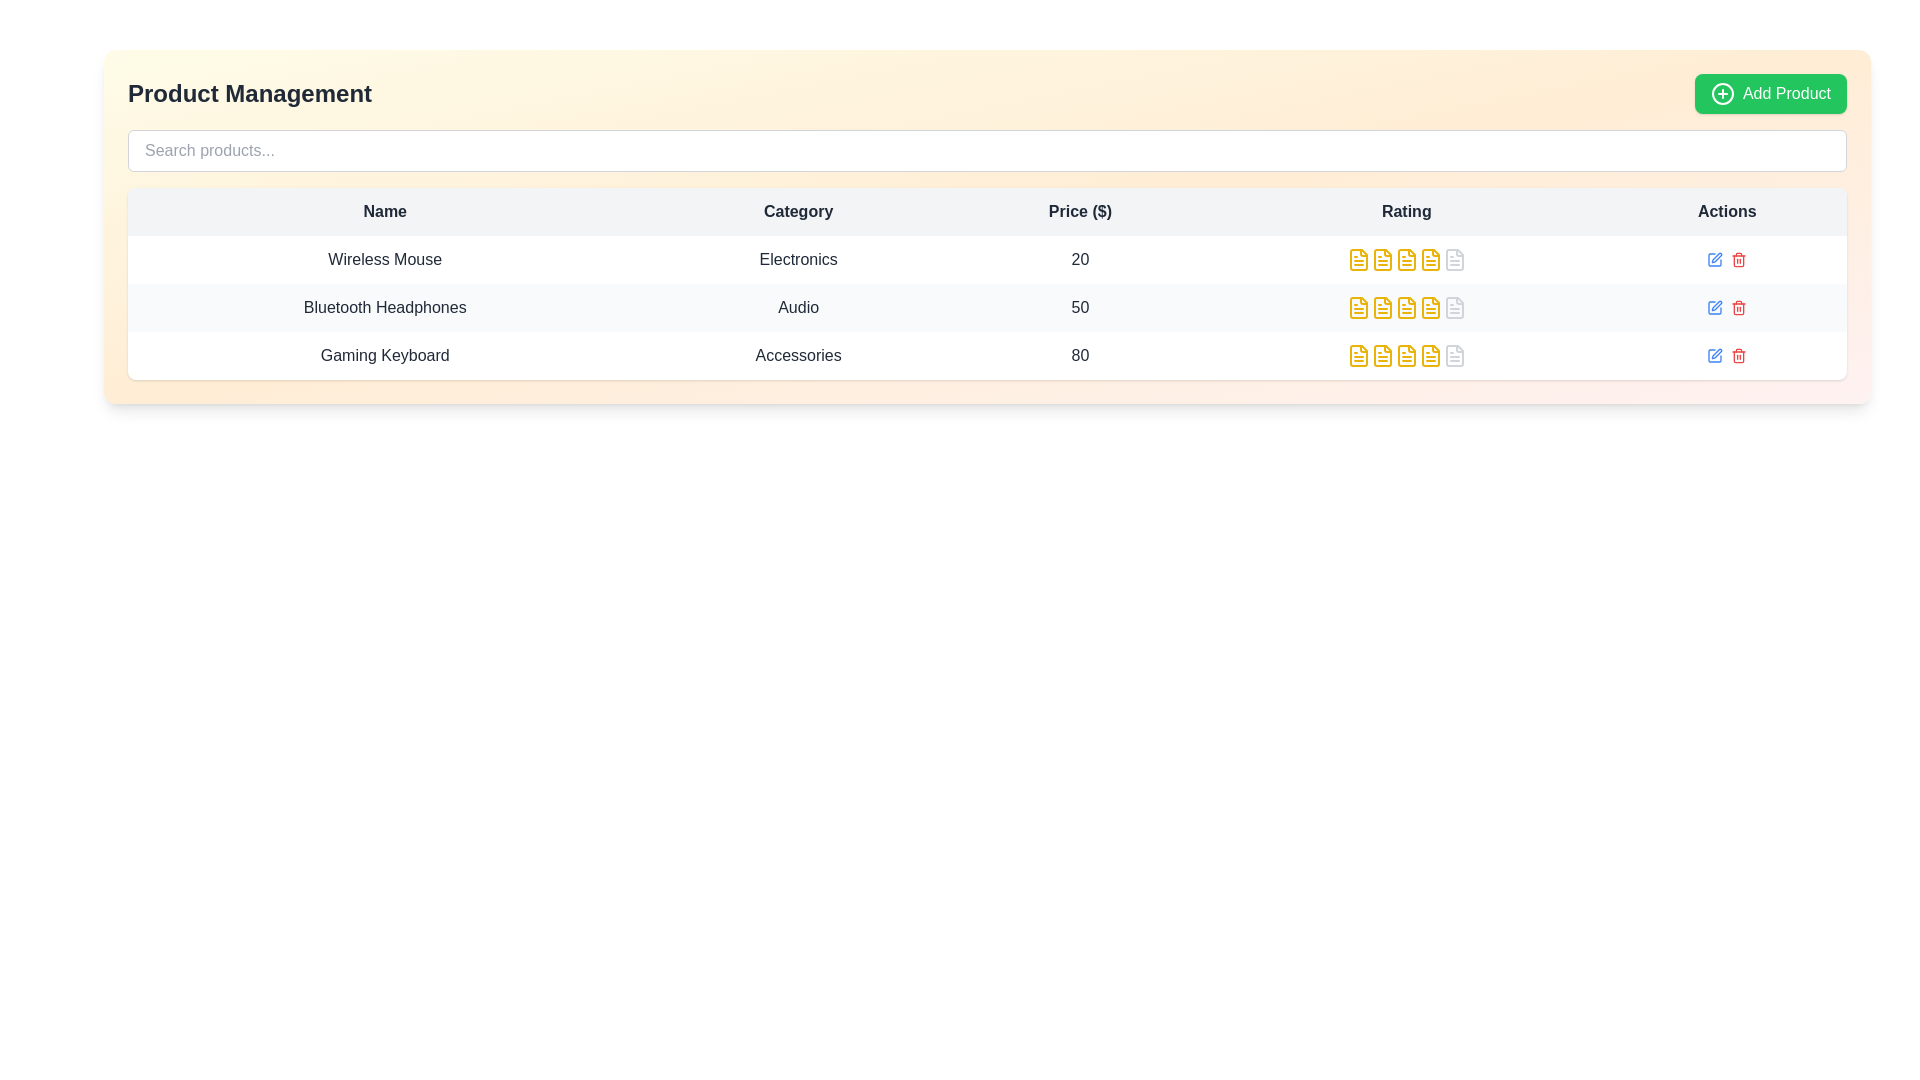 The image size is (1920, 1080). Describe the element at coordinates (1454, 354) in the screenshot. I see `the fifth icon in the last row of the table under the 'Rating' column` at that location.